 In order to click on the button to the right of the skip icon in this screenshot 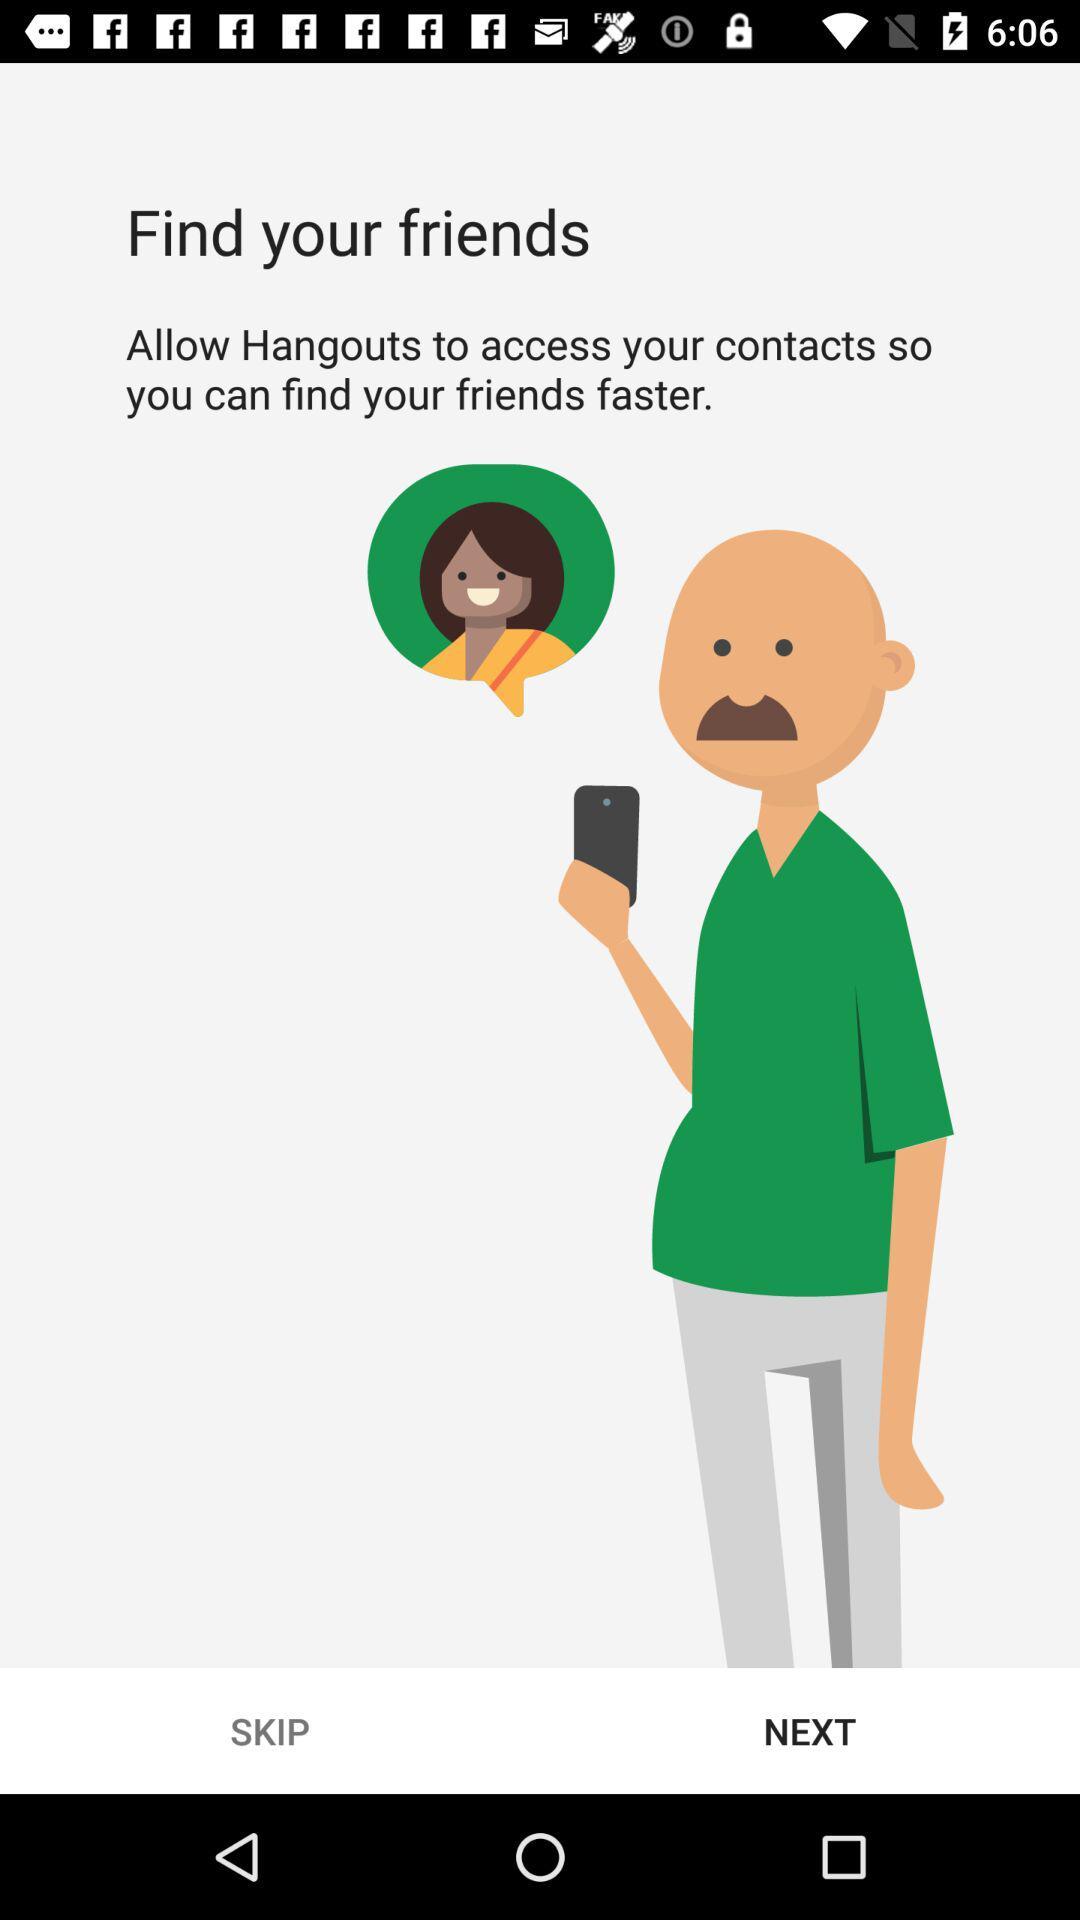, I will do `click(810, 1730)`.